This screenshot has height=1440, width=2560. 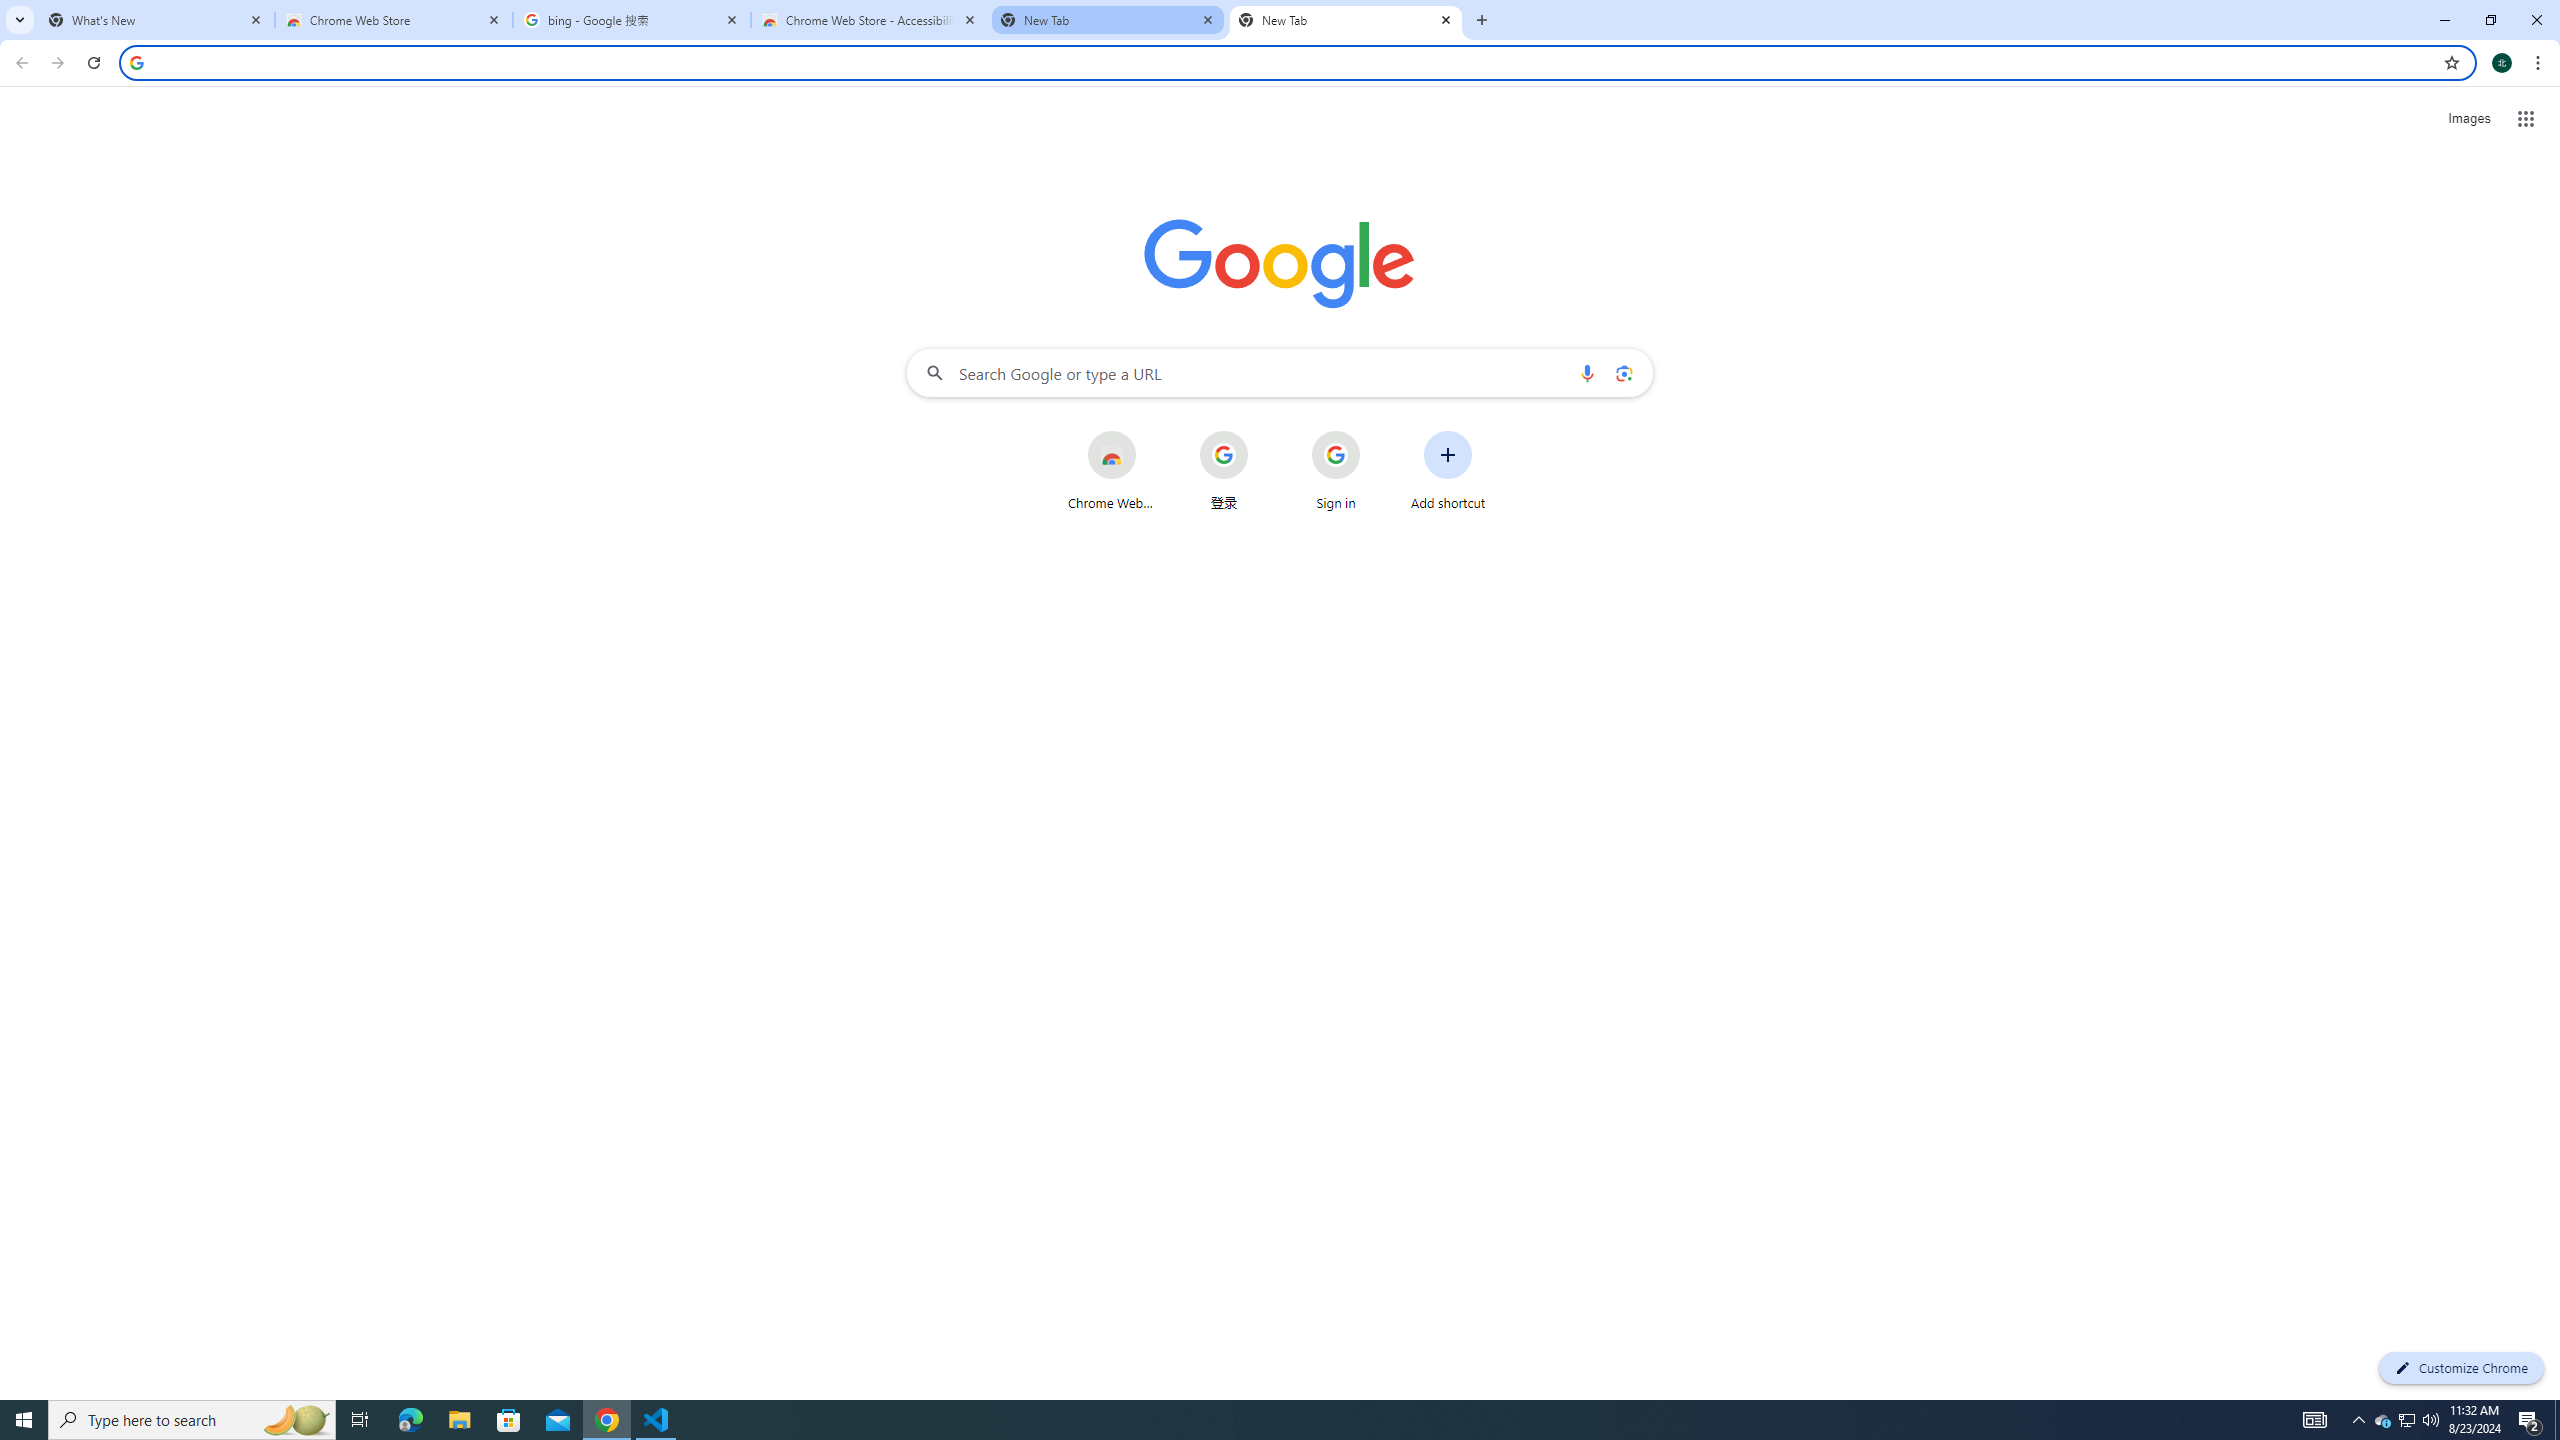 What do you see at coordinates (1375, 432) in the screenshot?
I see `'More actions for Sign in shortcut'` at bounding box center [1375, 432].